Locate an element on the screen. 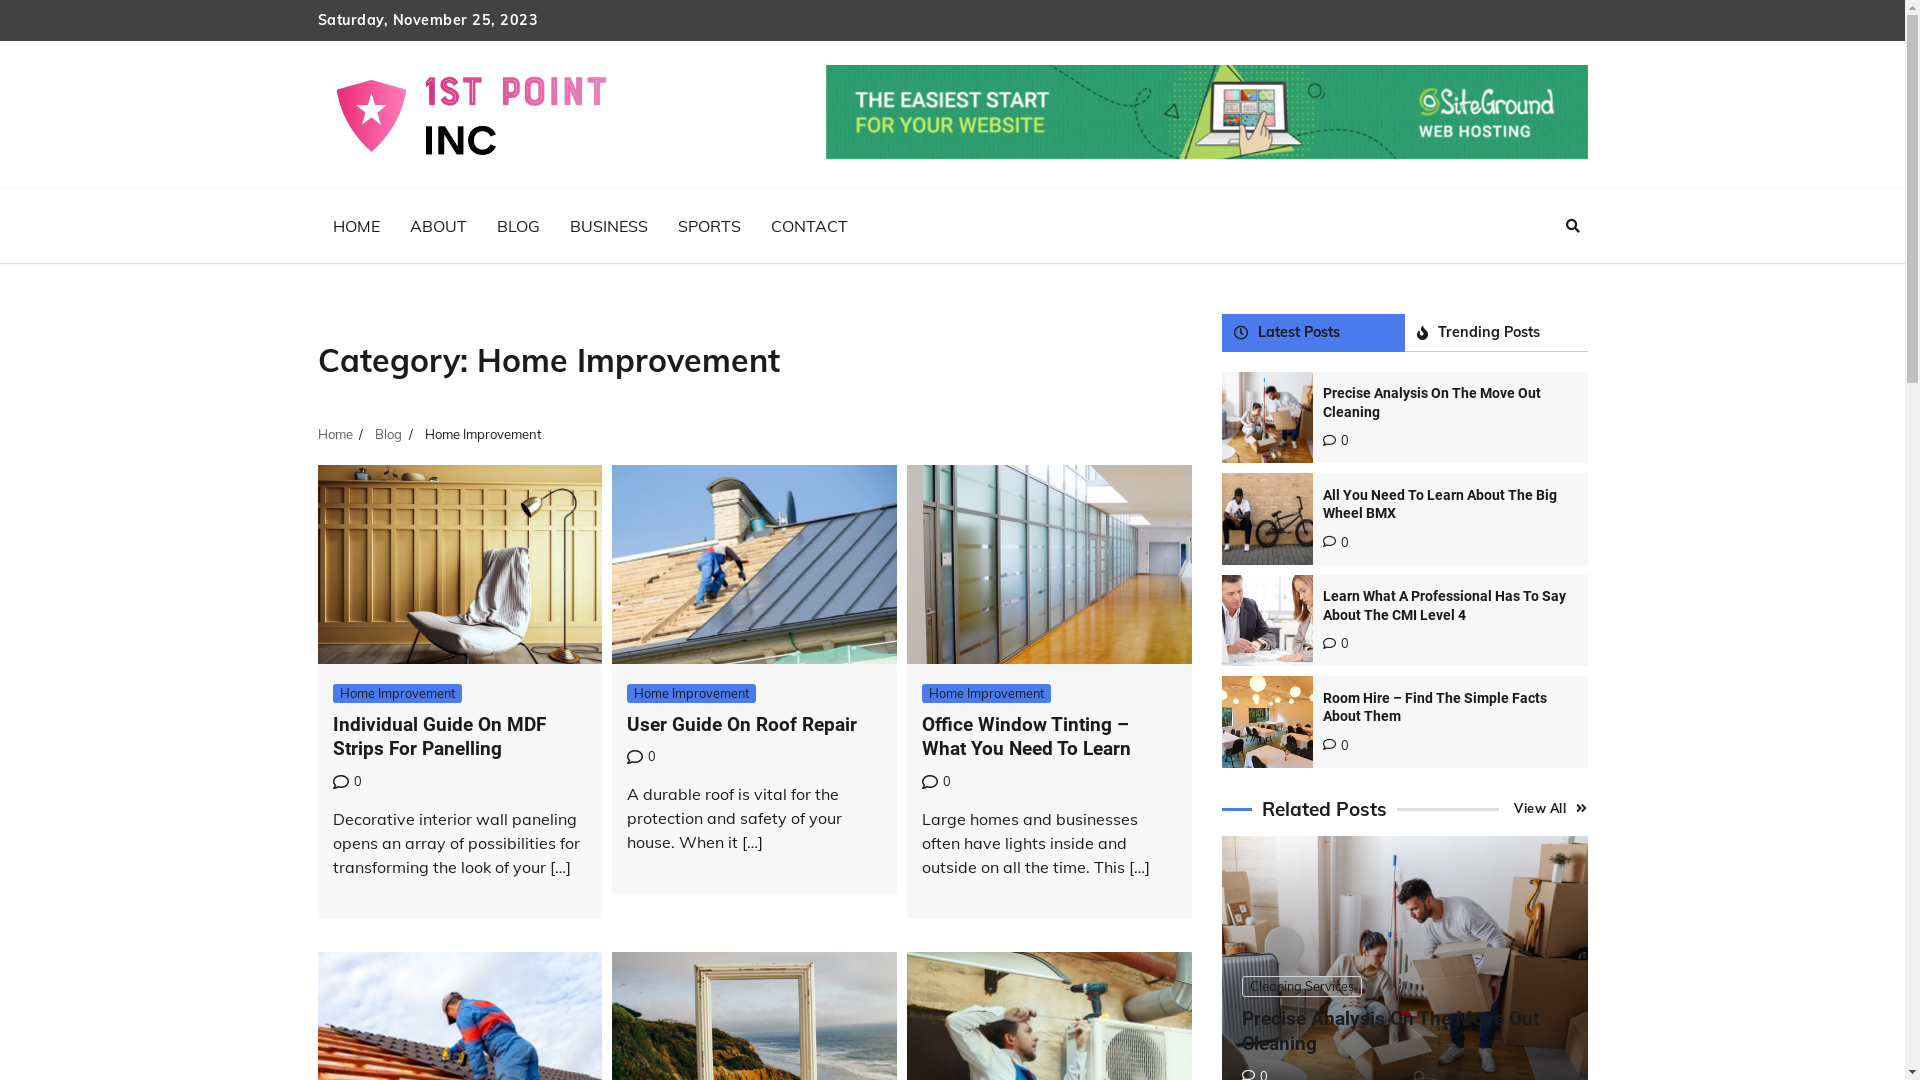  'Search' is located at coordinates (1535, 273).